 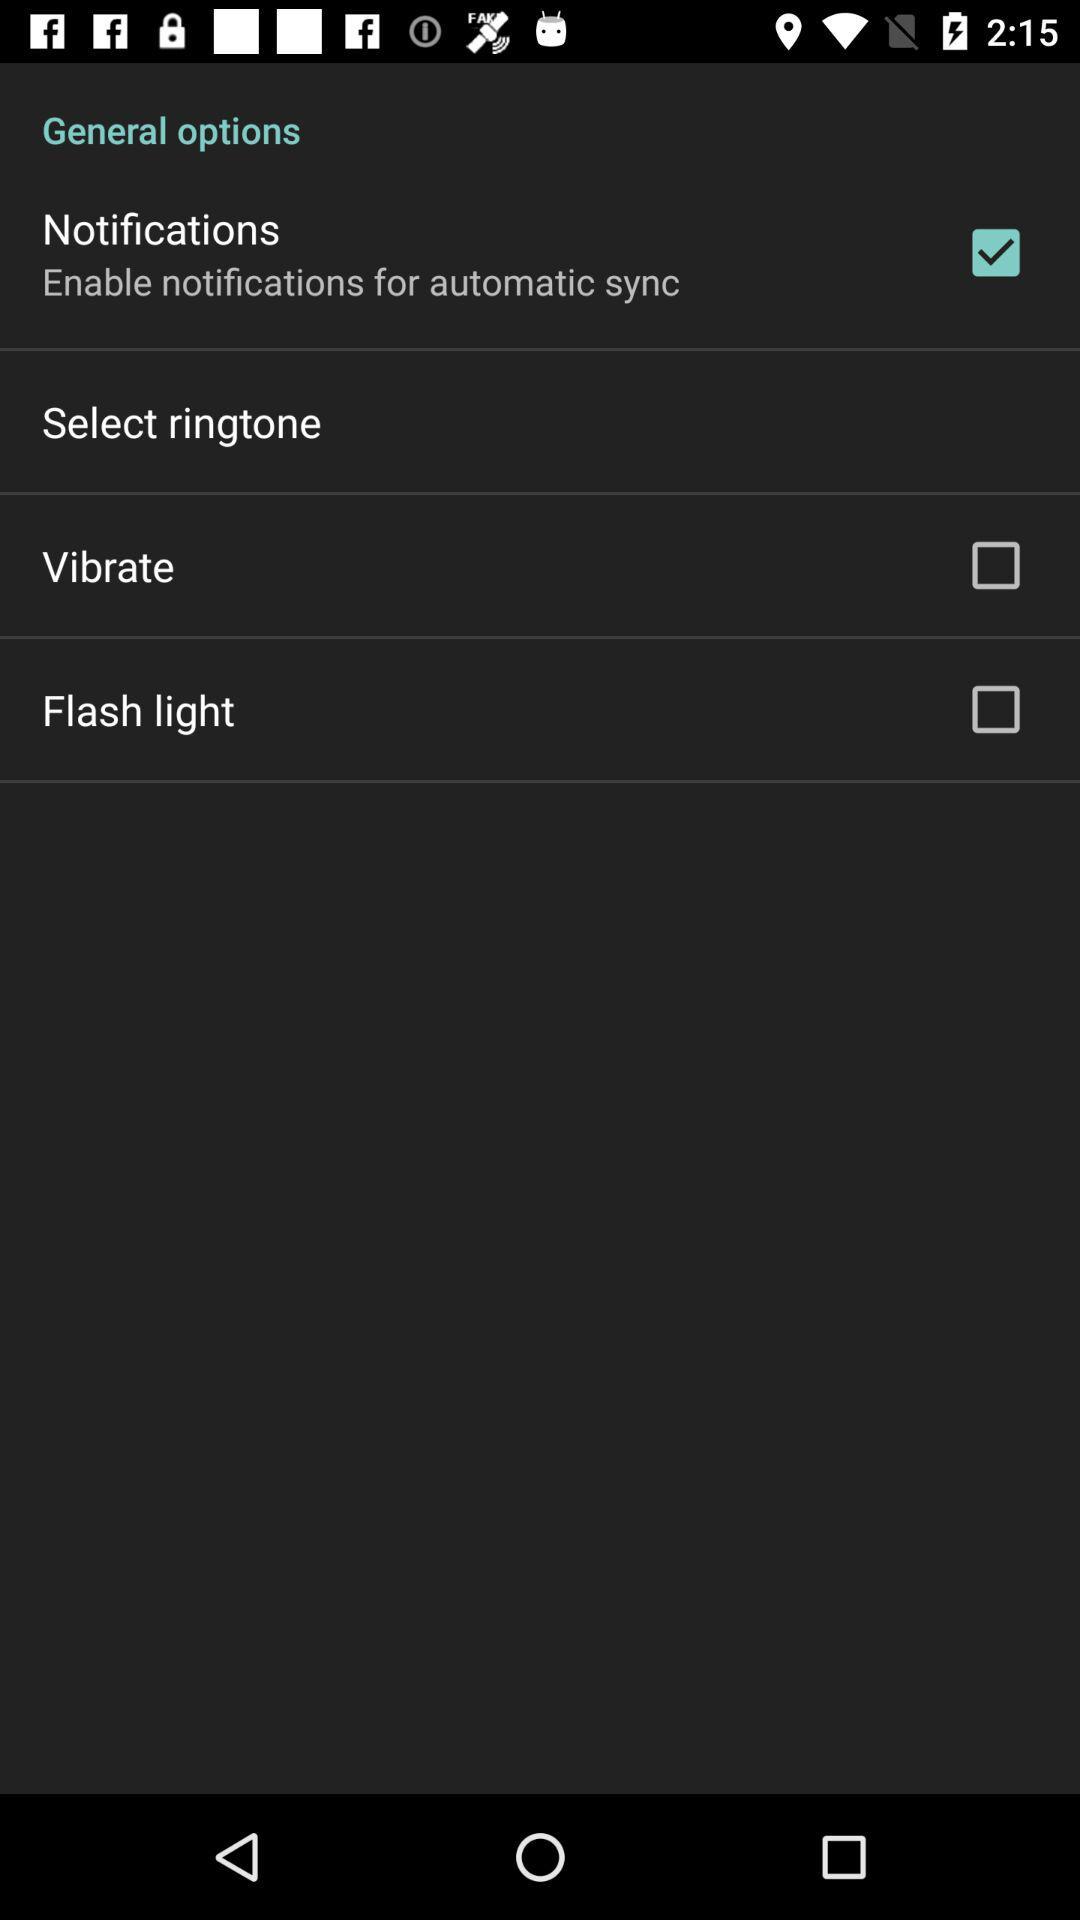 I want to click on flash light, so click(x=137, y=709).